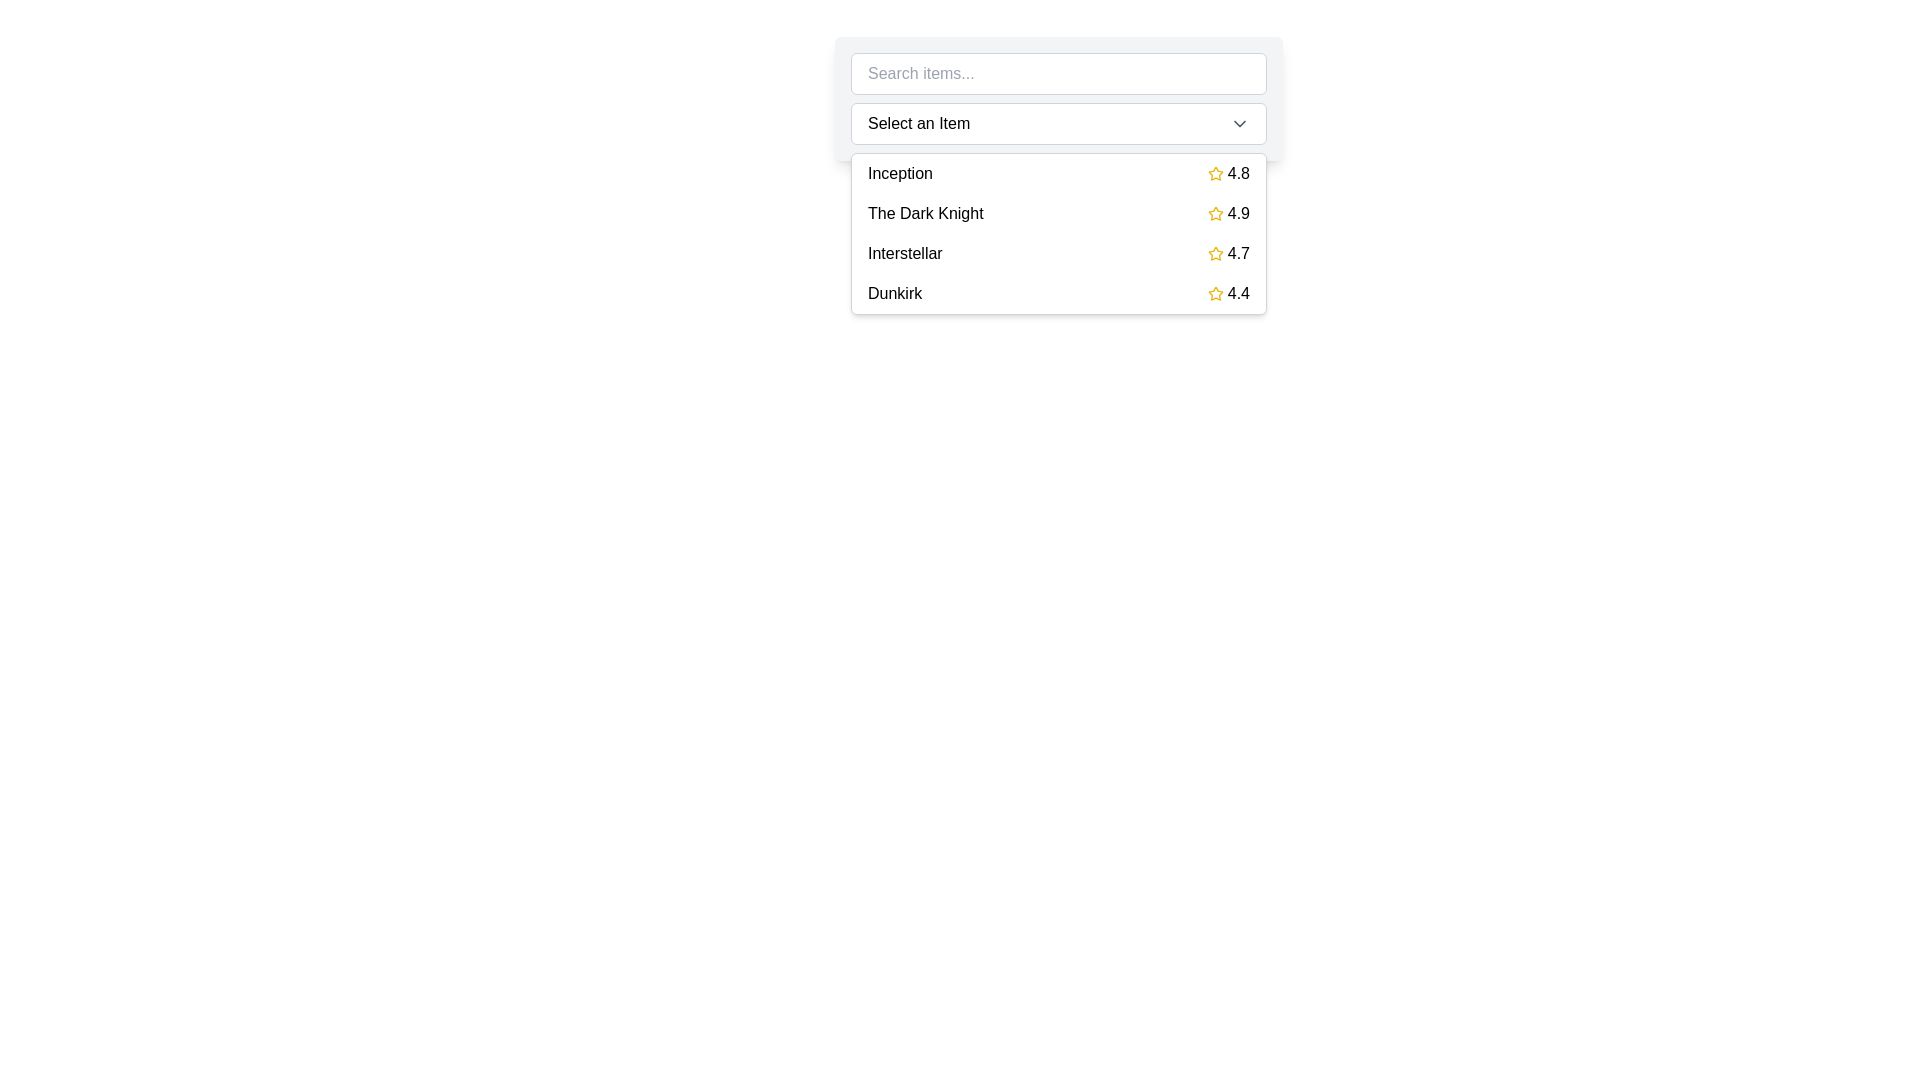 The width and height of the screenshot is (1920, 1080). What do you see at coordinates (1214, 213) in the screenshot?
I see `the star icon` at bounding box center [1214, 213].